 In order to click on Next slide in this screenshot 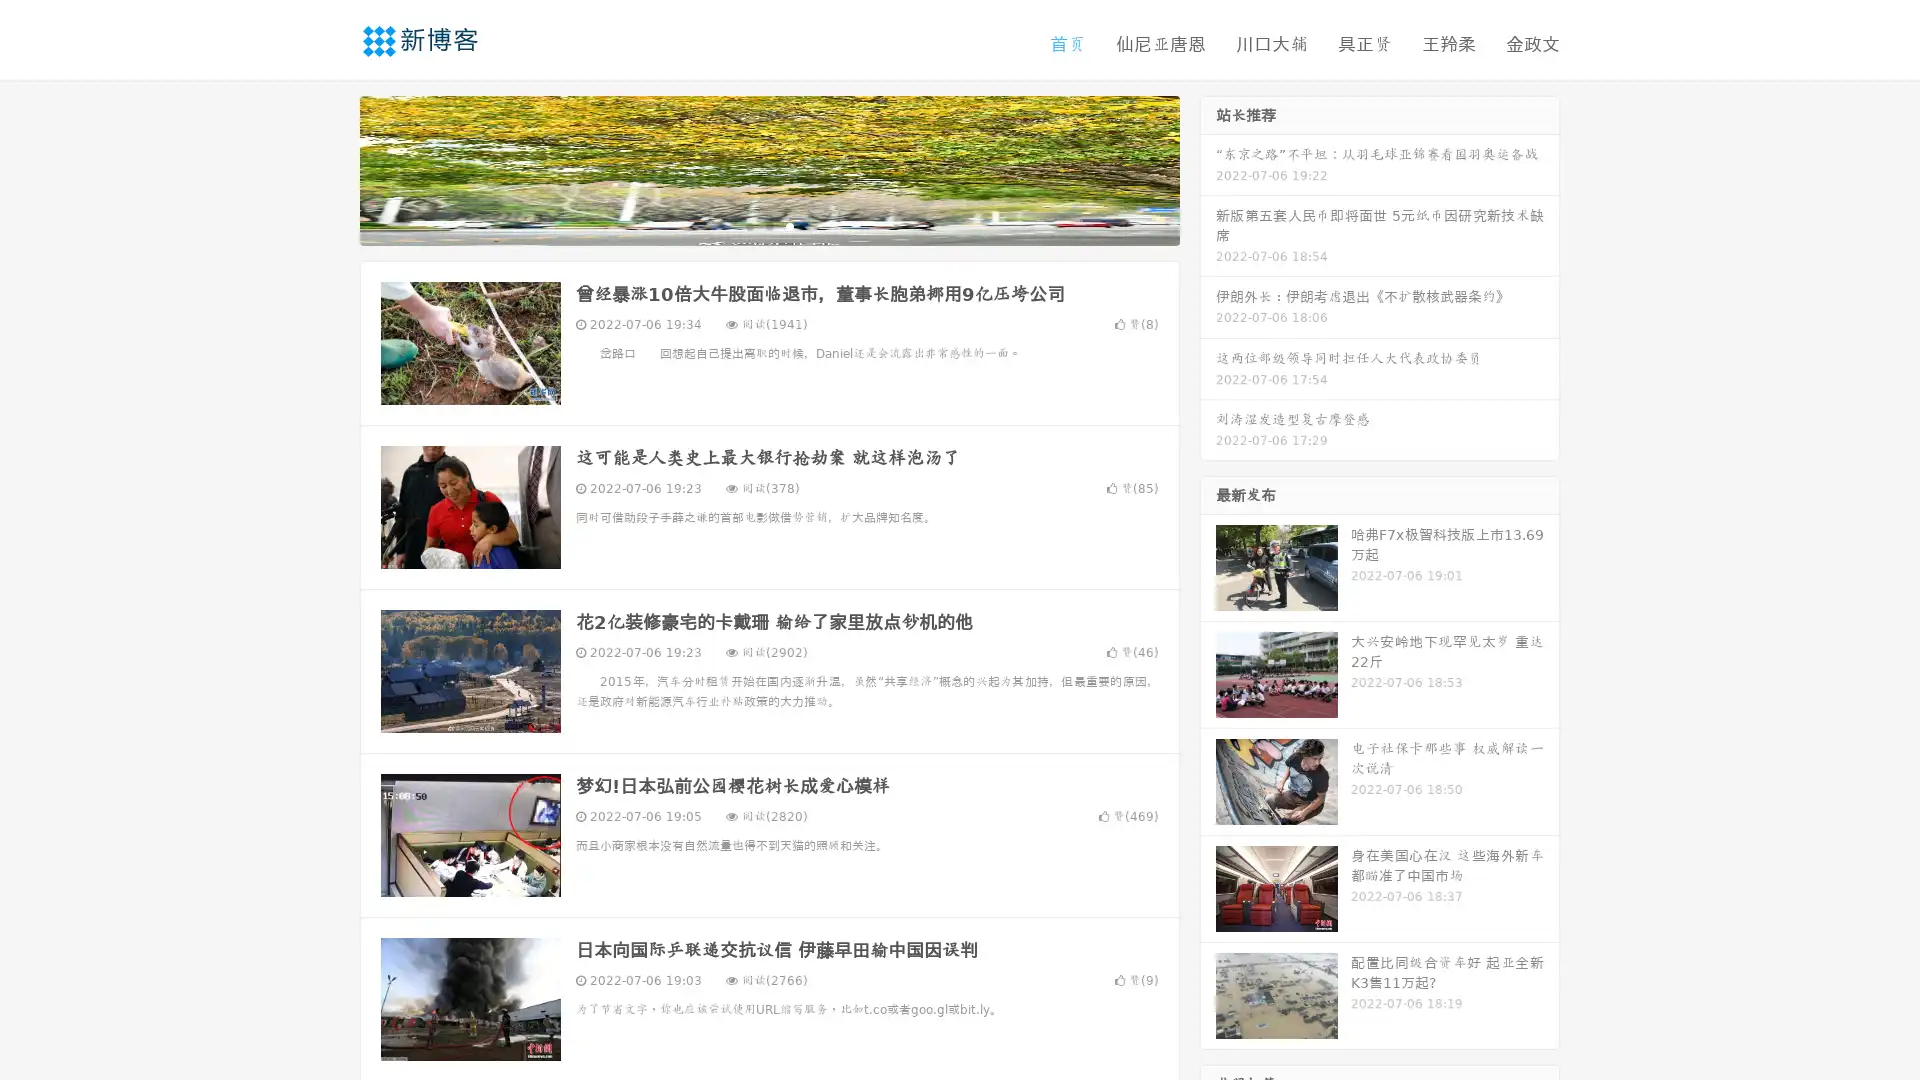, I will do `click(1208, 168)`.